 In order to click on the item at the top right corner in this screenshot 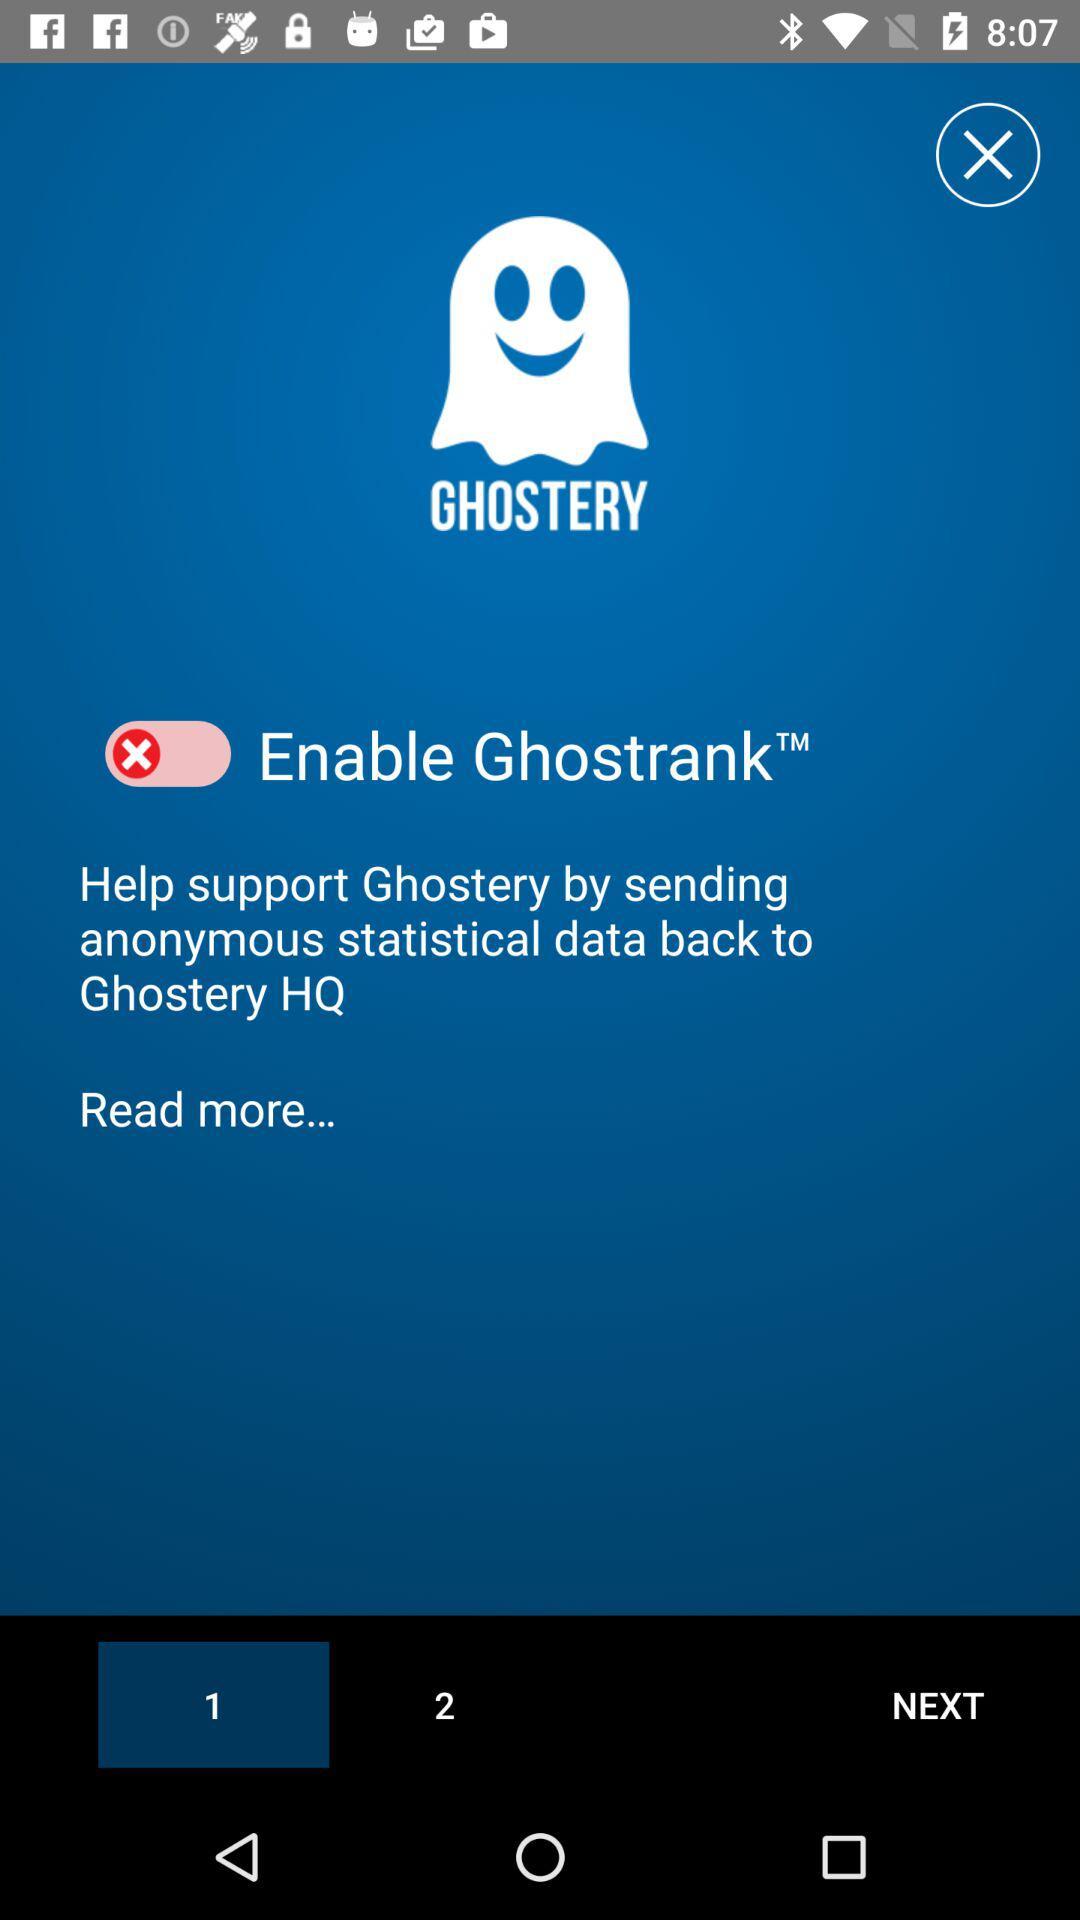, I will do `click(987, 153)`.